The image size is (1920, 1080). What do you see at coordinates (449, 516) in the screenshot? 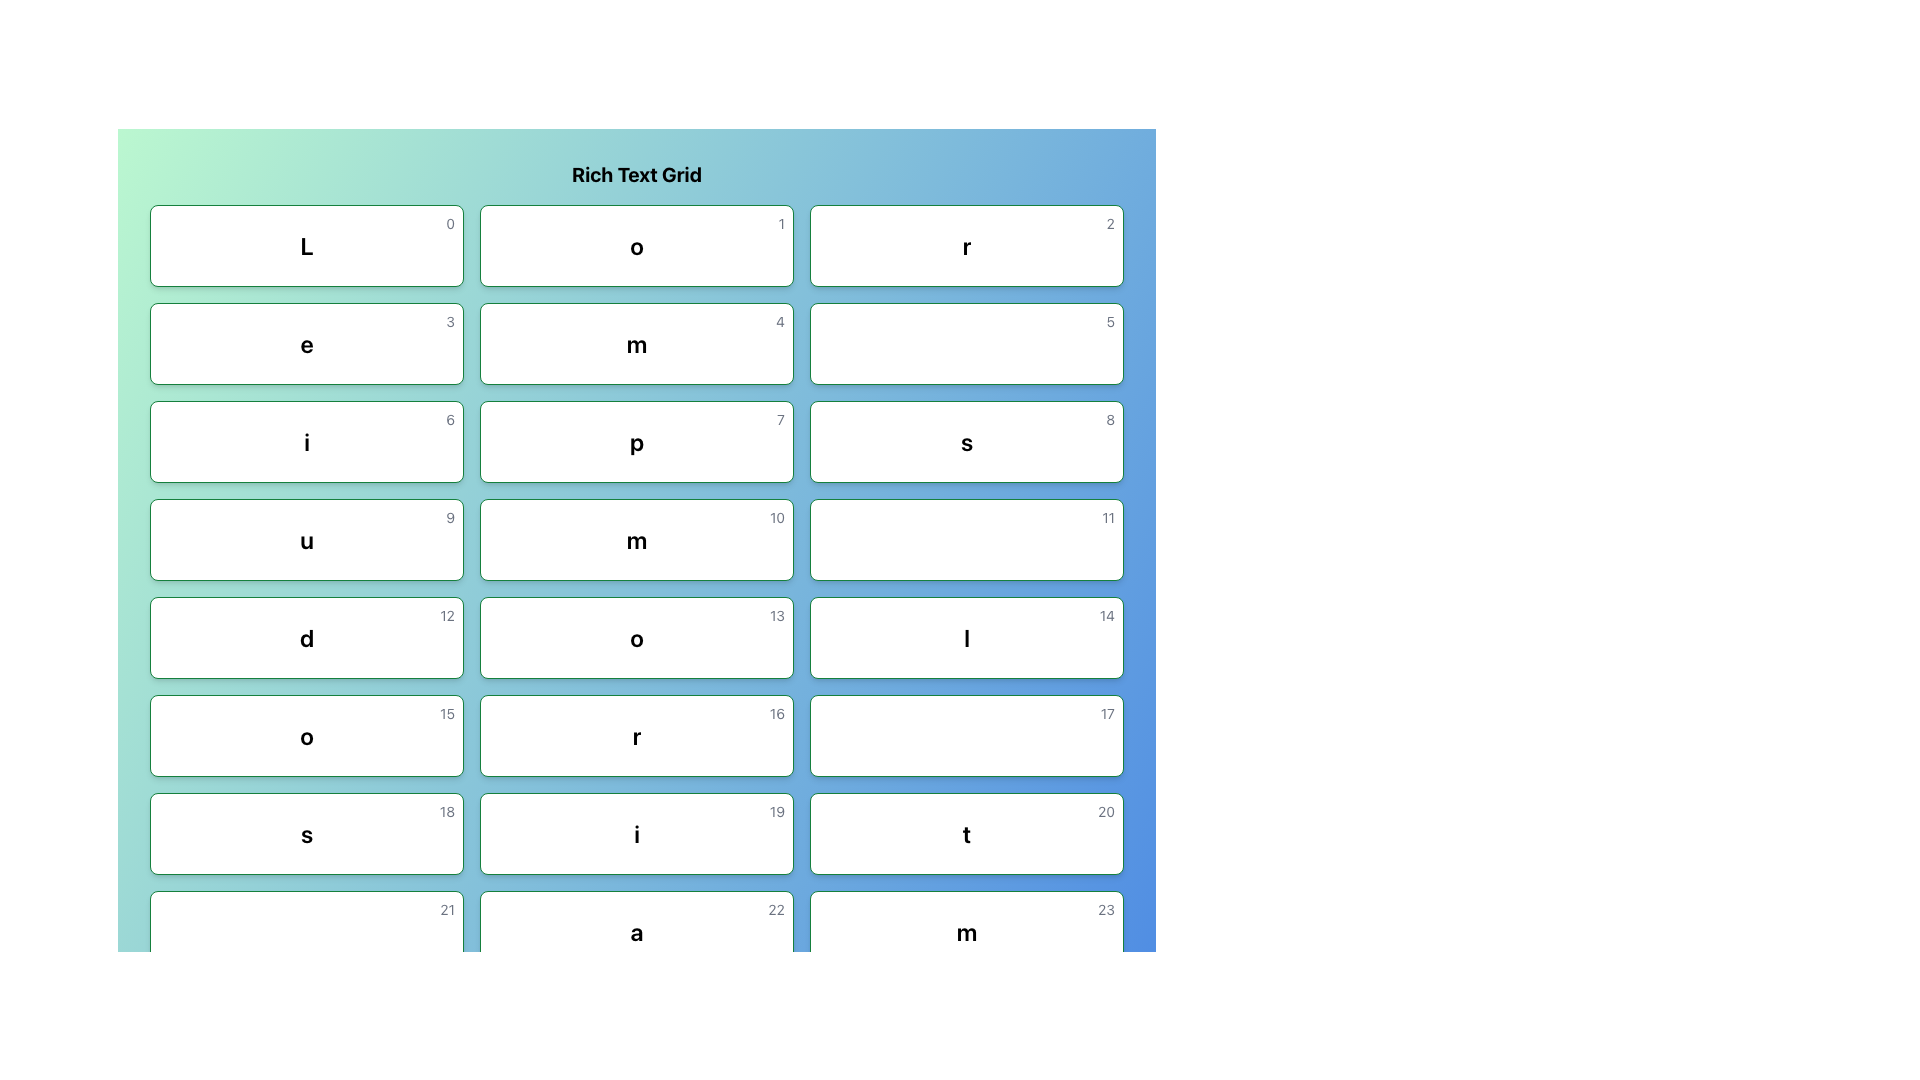
I see `the value of the Text element located in the top-right corner of the box containing the text 'u'` at bounding box center [449, 516].